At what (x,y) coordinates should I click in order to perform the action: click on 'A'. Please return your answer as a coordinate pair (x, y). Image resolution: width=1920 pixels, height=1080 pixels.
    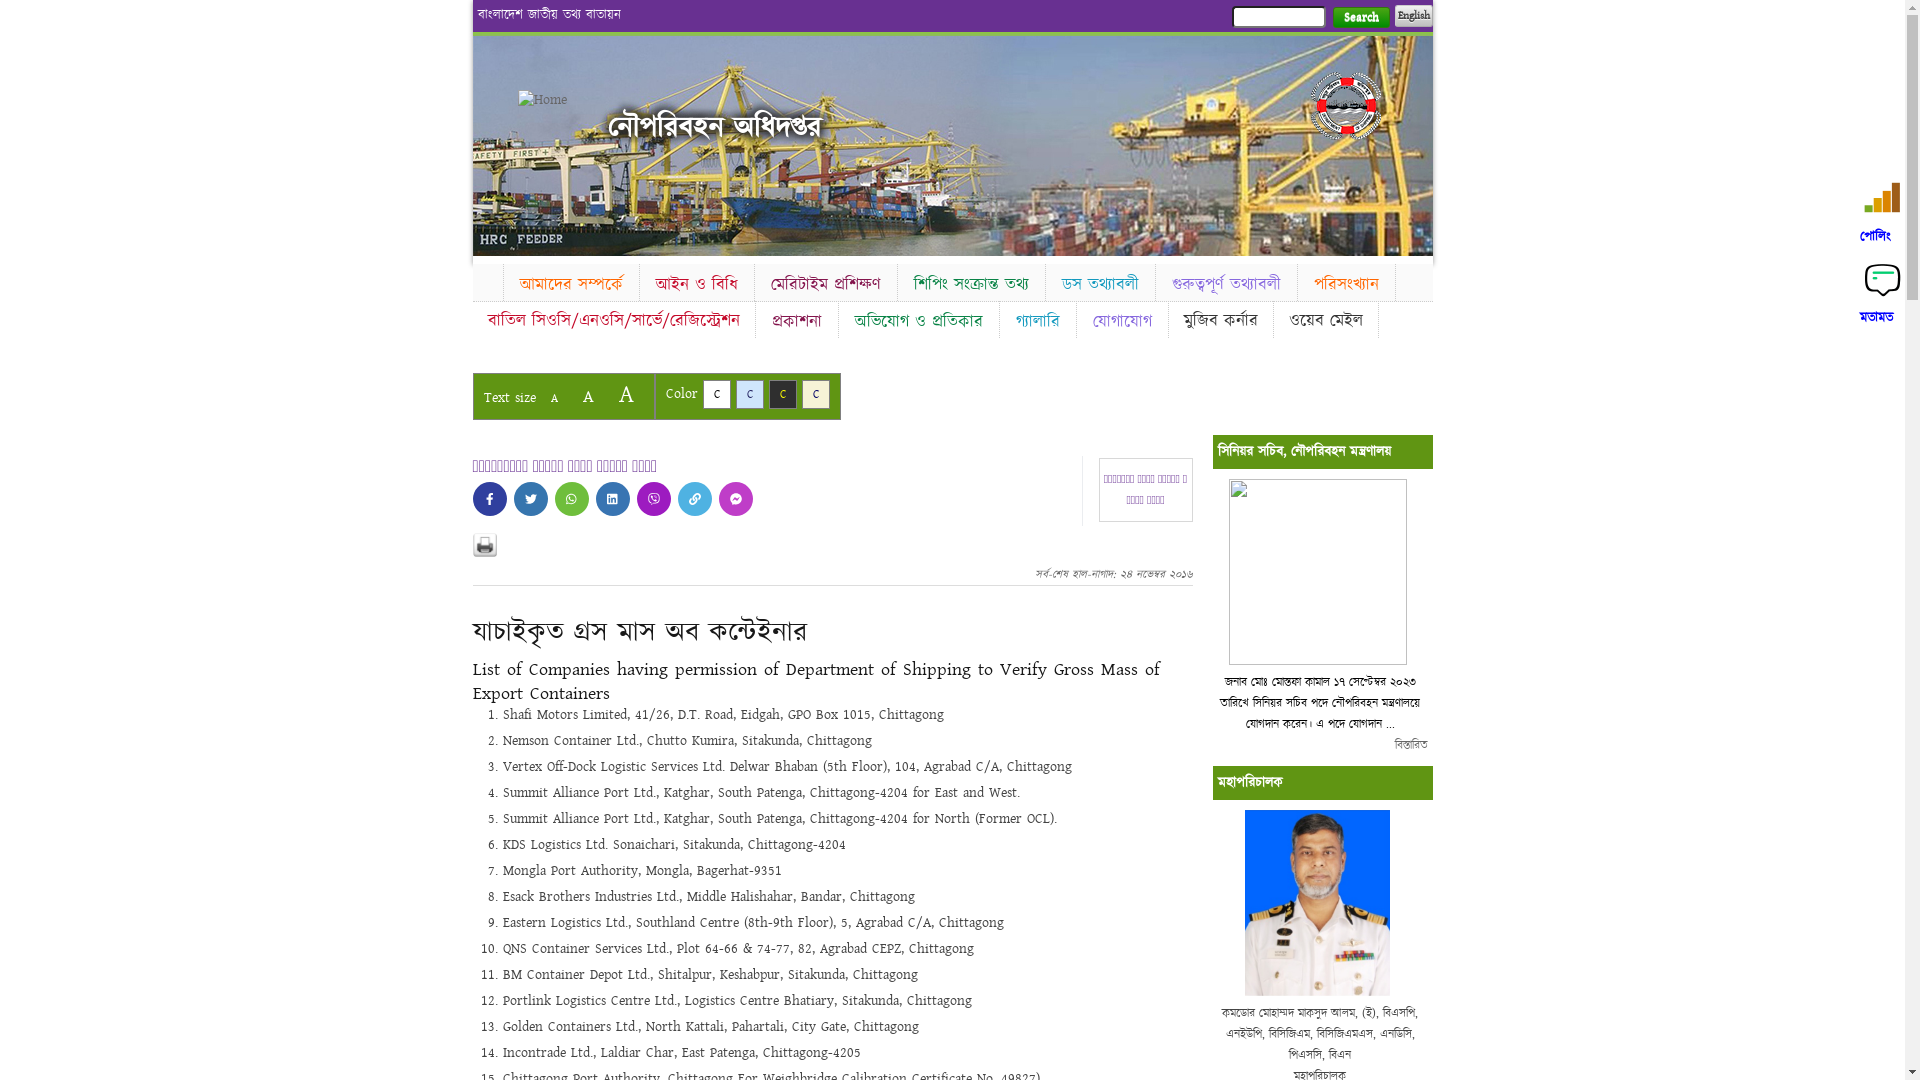
    Looking at the image, I should click on (624, 394).